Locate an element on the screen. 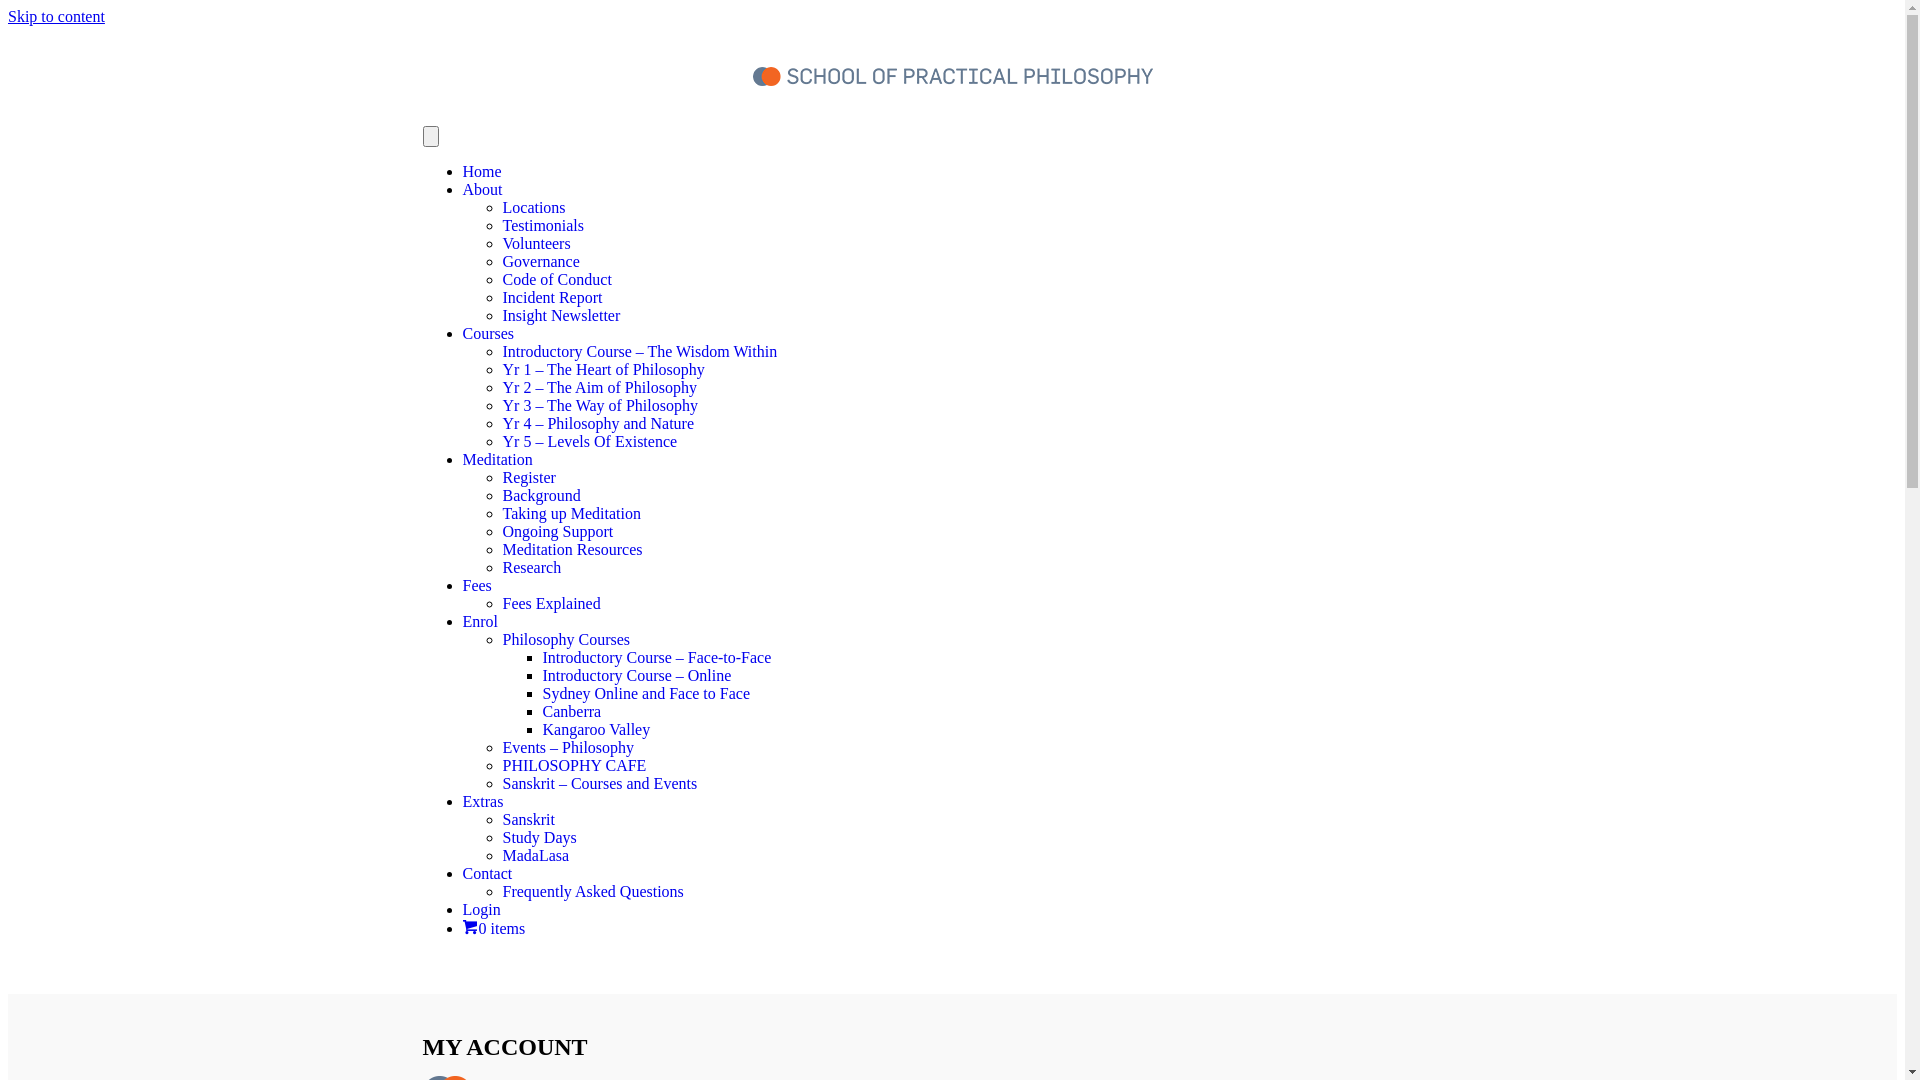  'Contact' is located at coordinates (486, 872).